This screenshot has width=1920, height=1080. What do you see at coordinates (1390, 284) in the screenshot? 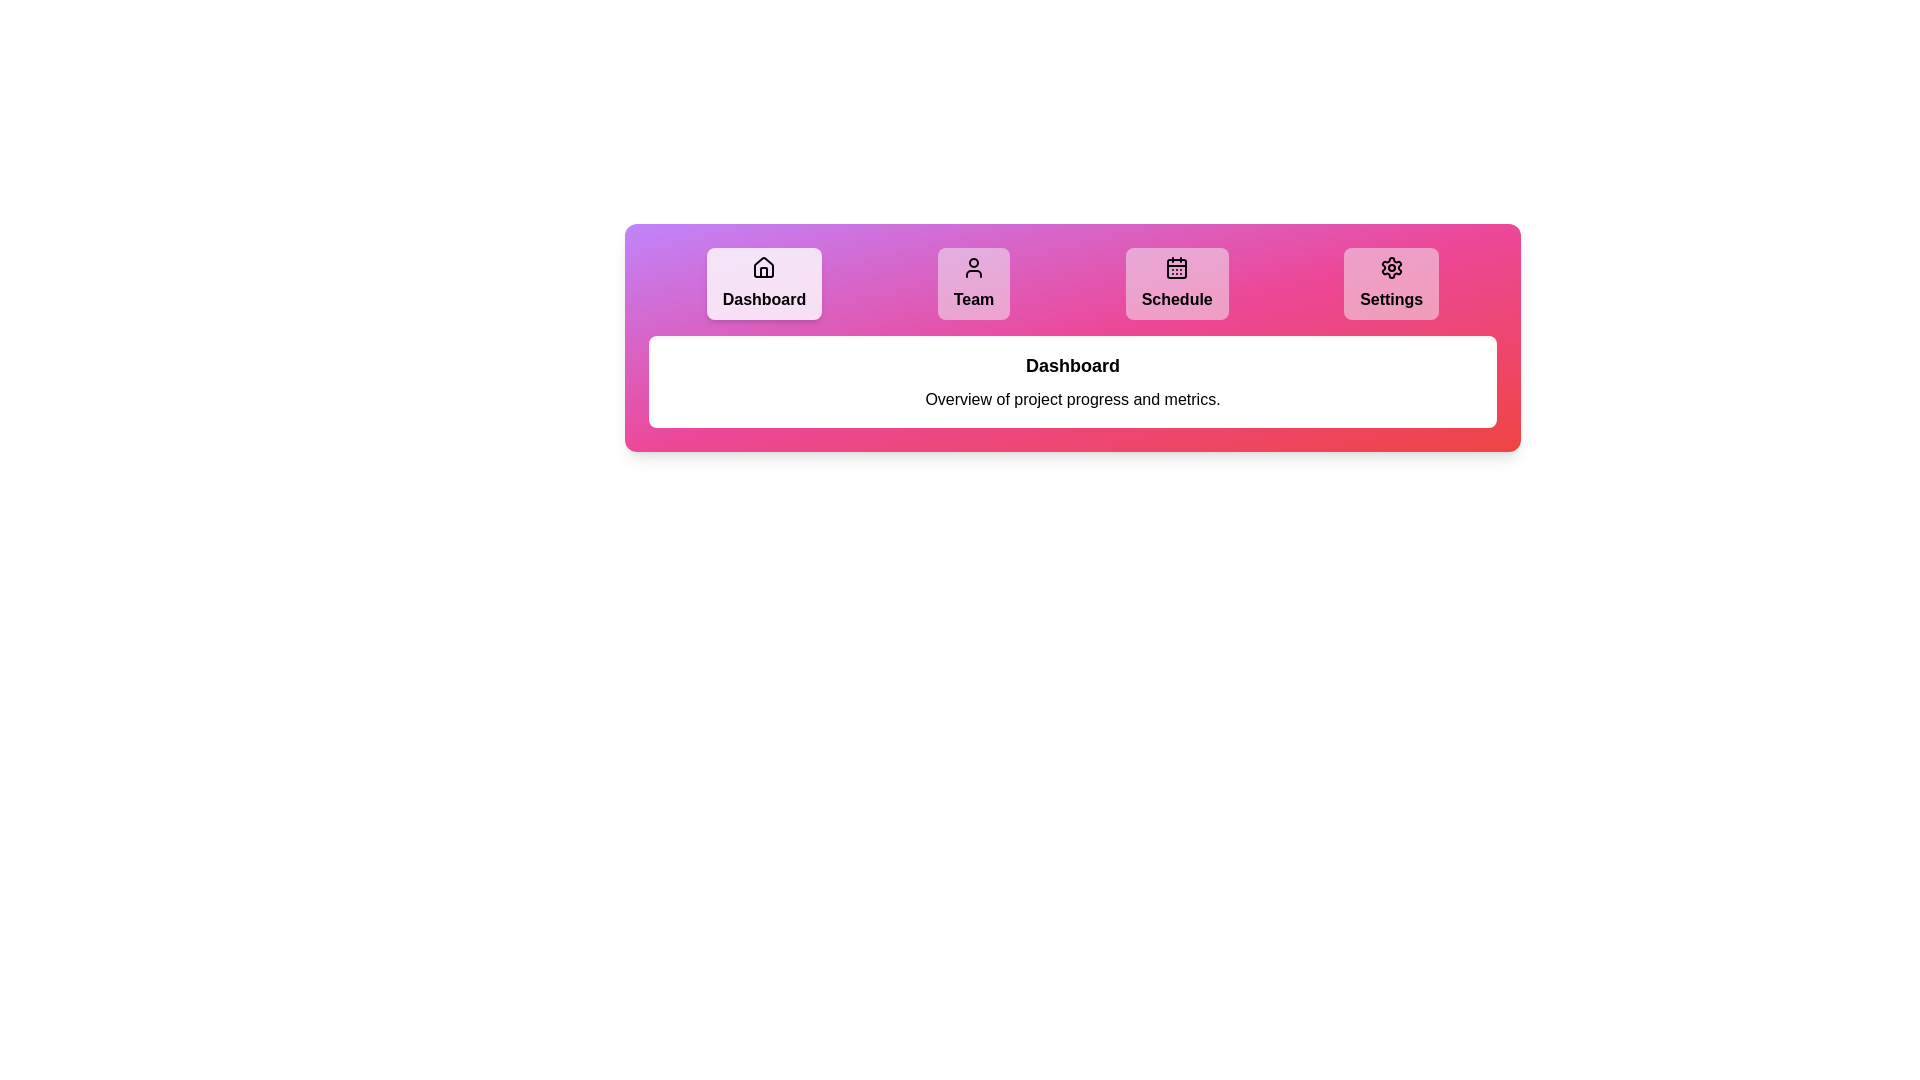
I see `the tab labeled Settings by clicking on it` at bounding box center [1390, 284].